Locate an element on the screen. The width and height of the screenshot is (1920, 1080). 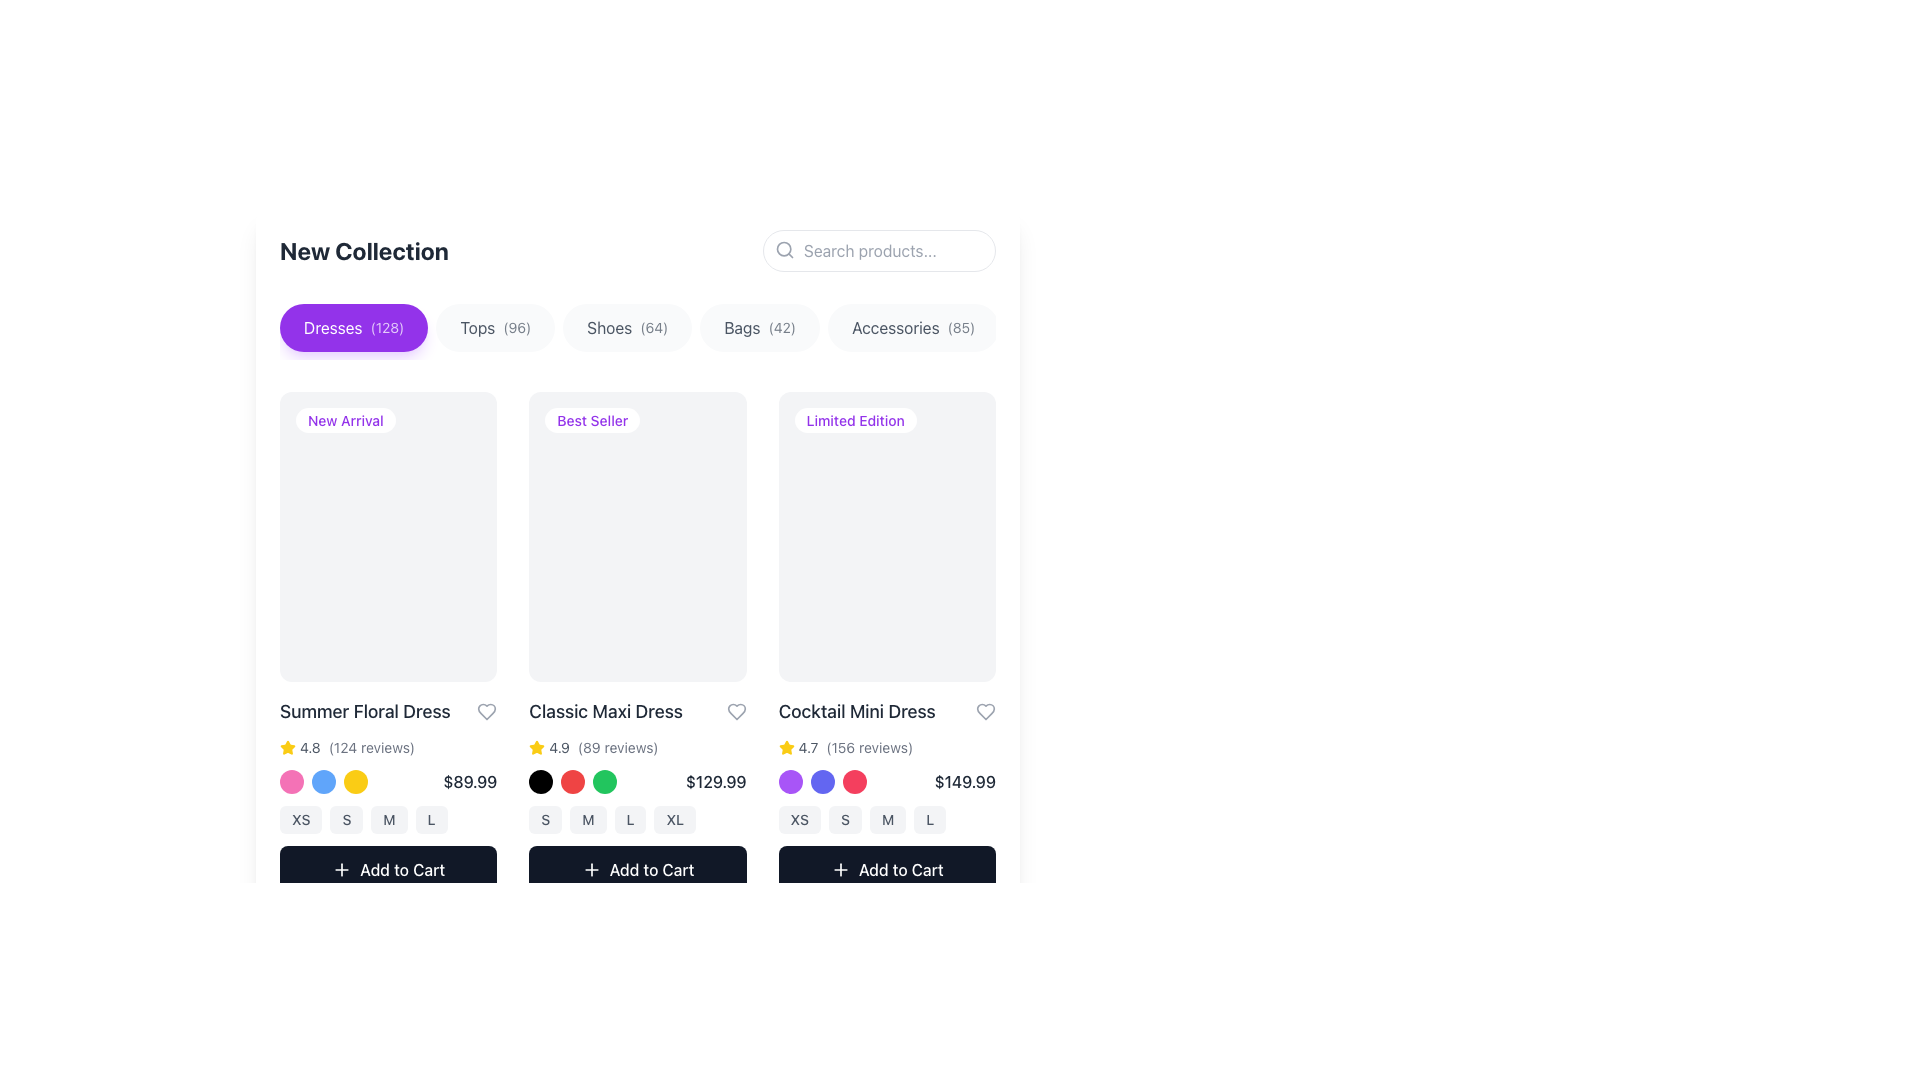
the search icon located within the search input field at the top-right corner of the interface is located at coordinates (784, 249).